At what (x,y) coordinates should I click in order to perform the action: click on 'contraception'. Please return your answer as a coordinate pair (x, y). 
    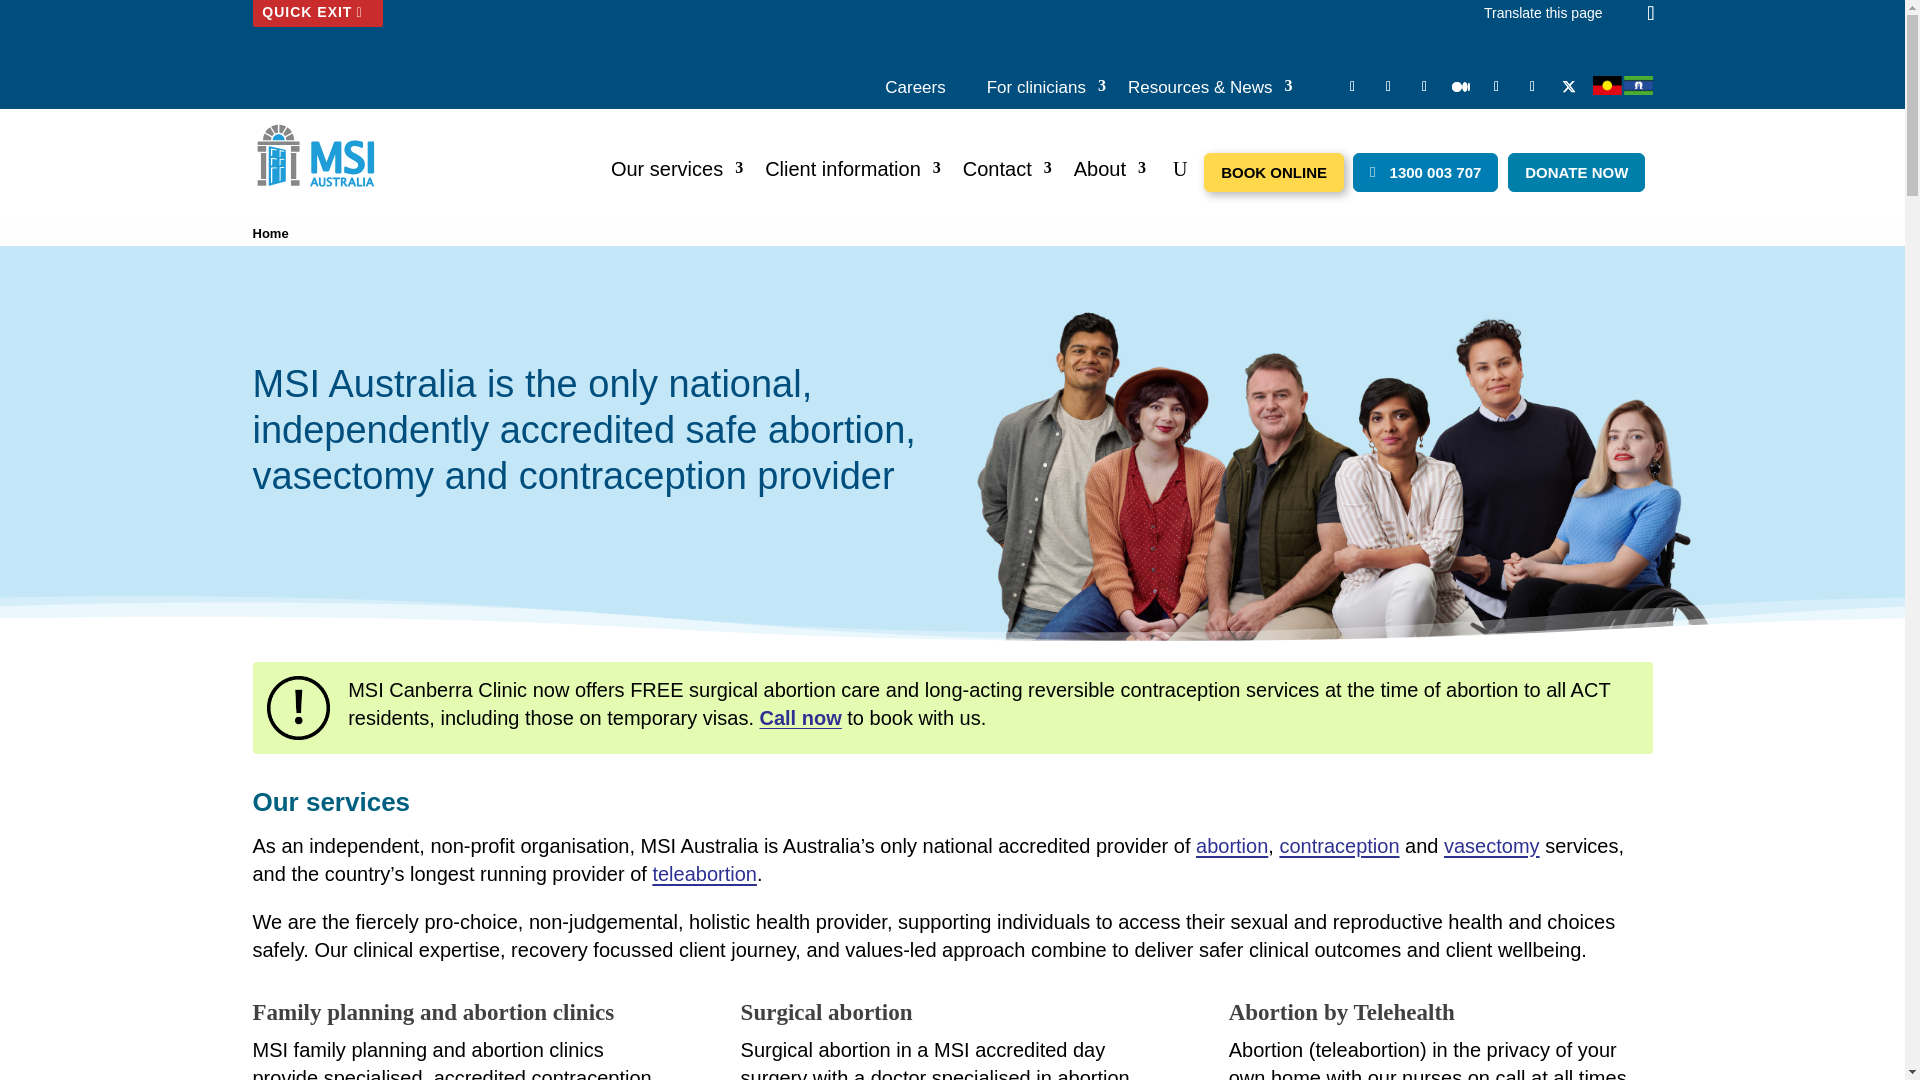
    Looking at the image, I should click on (1339, 845).